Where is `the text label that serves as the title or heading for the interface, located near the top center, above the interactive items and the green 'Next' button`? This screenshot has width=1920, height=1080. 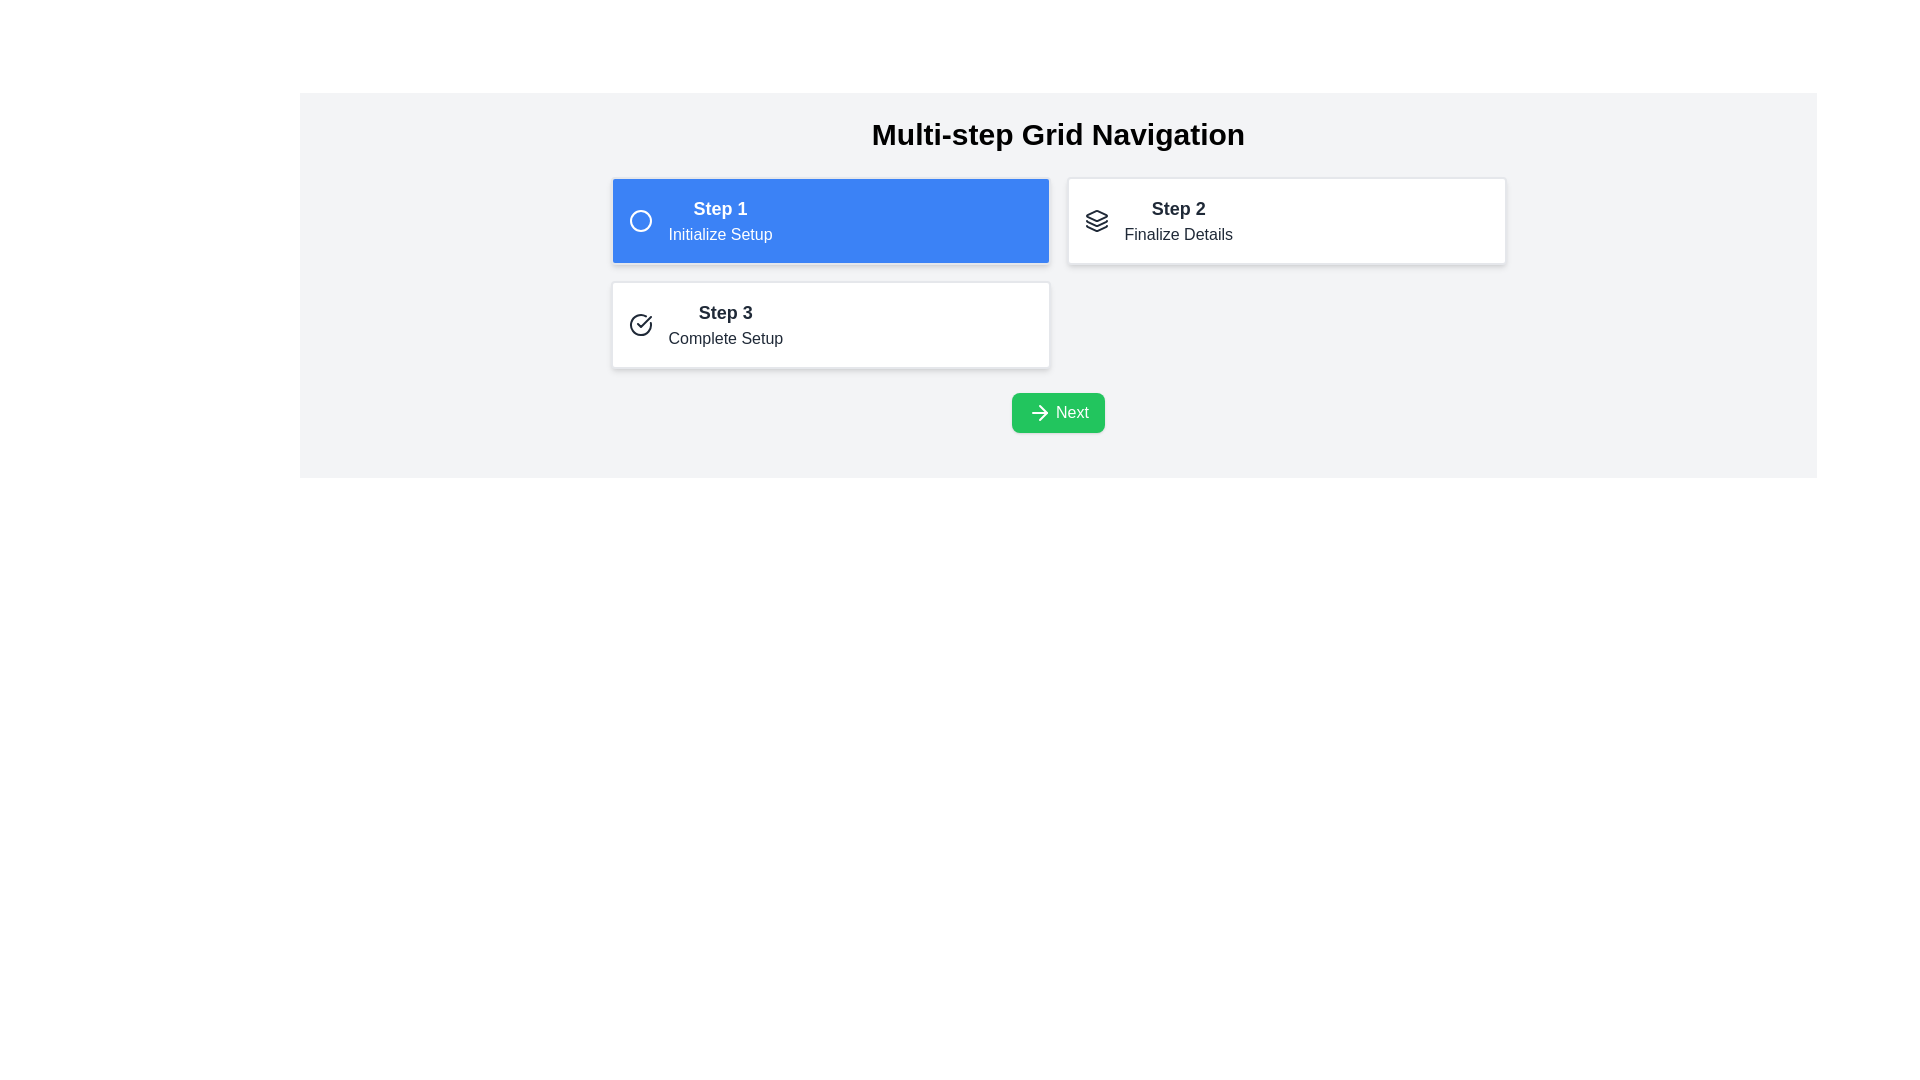
the text label that serves as the title or heading for the interface, located near the top center, above the interactive items and the green 'Next' button is located at coordinates (1057, 135).